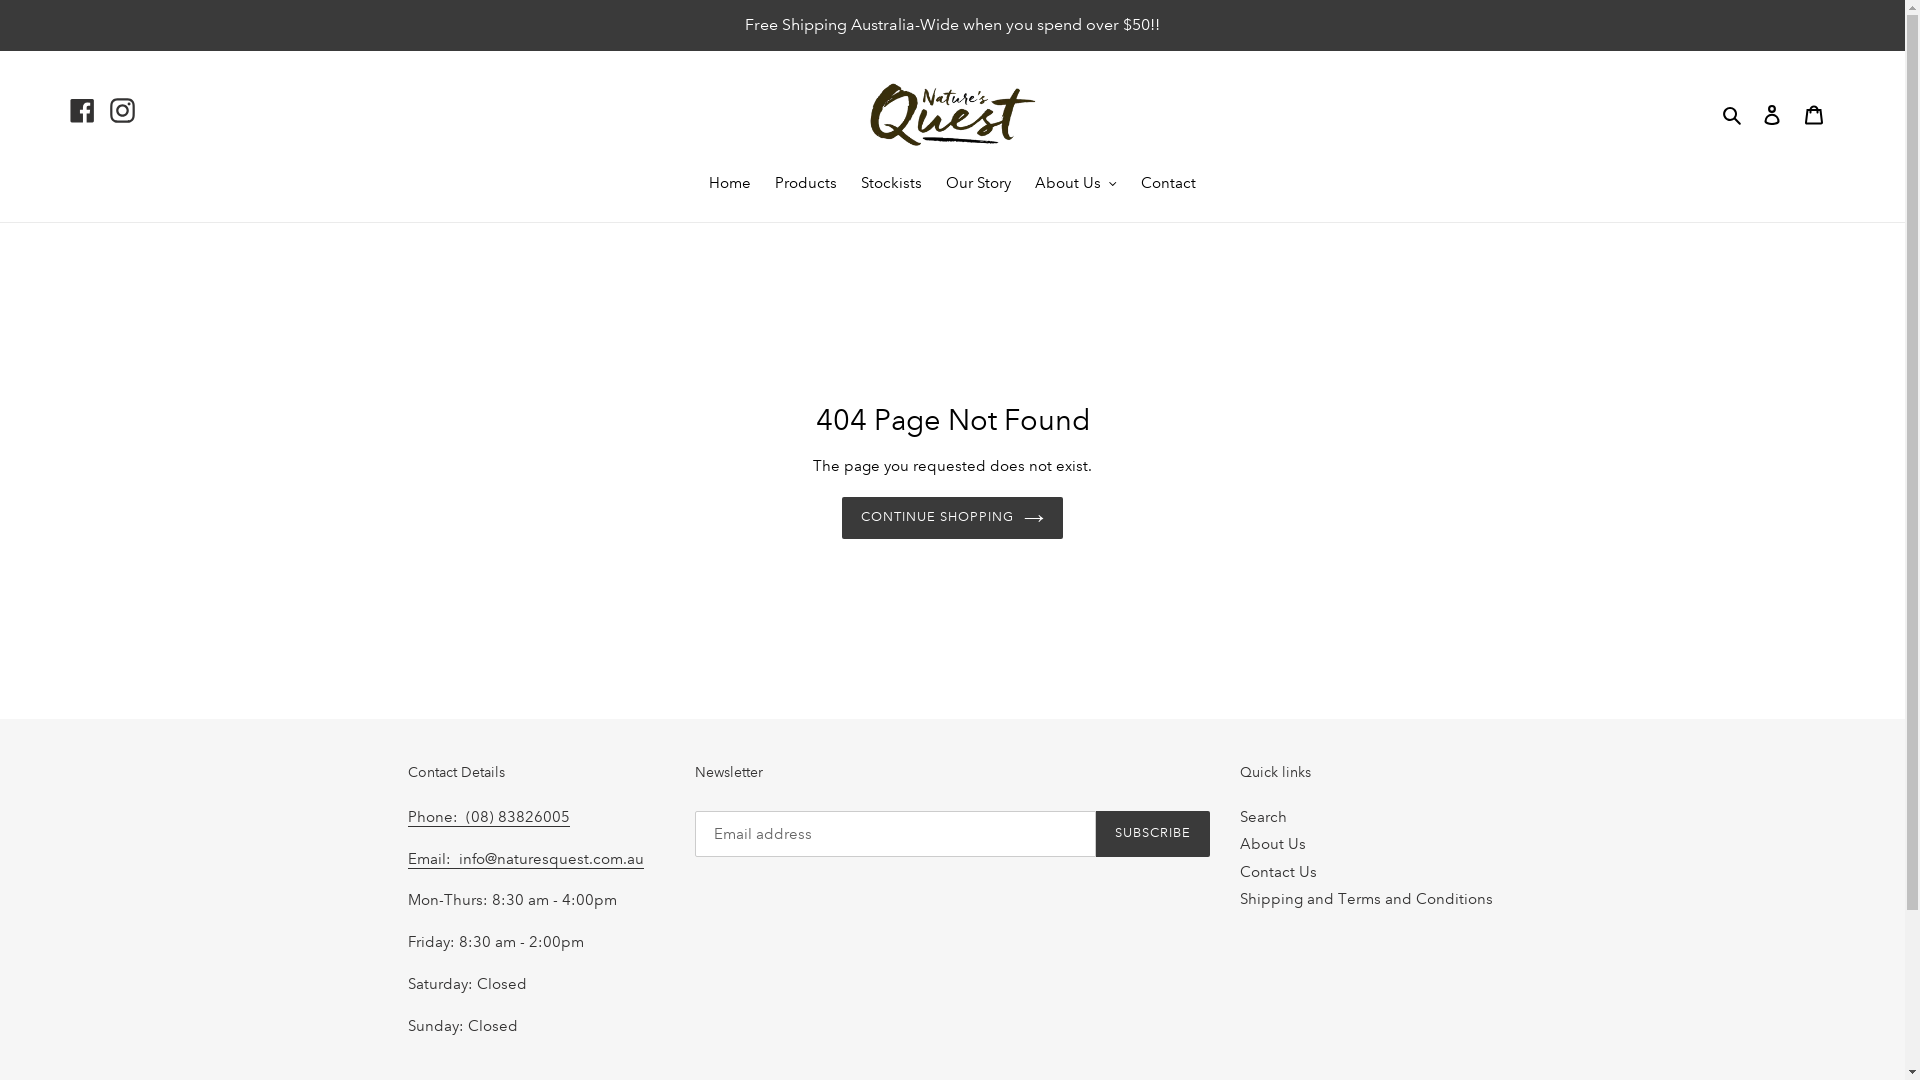 Image resolution: width=1920 pixels, height=1080 pixels. I want to click on 'Phone:  (08) 83826005', so click(489, 817).